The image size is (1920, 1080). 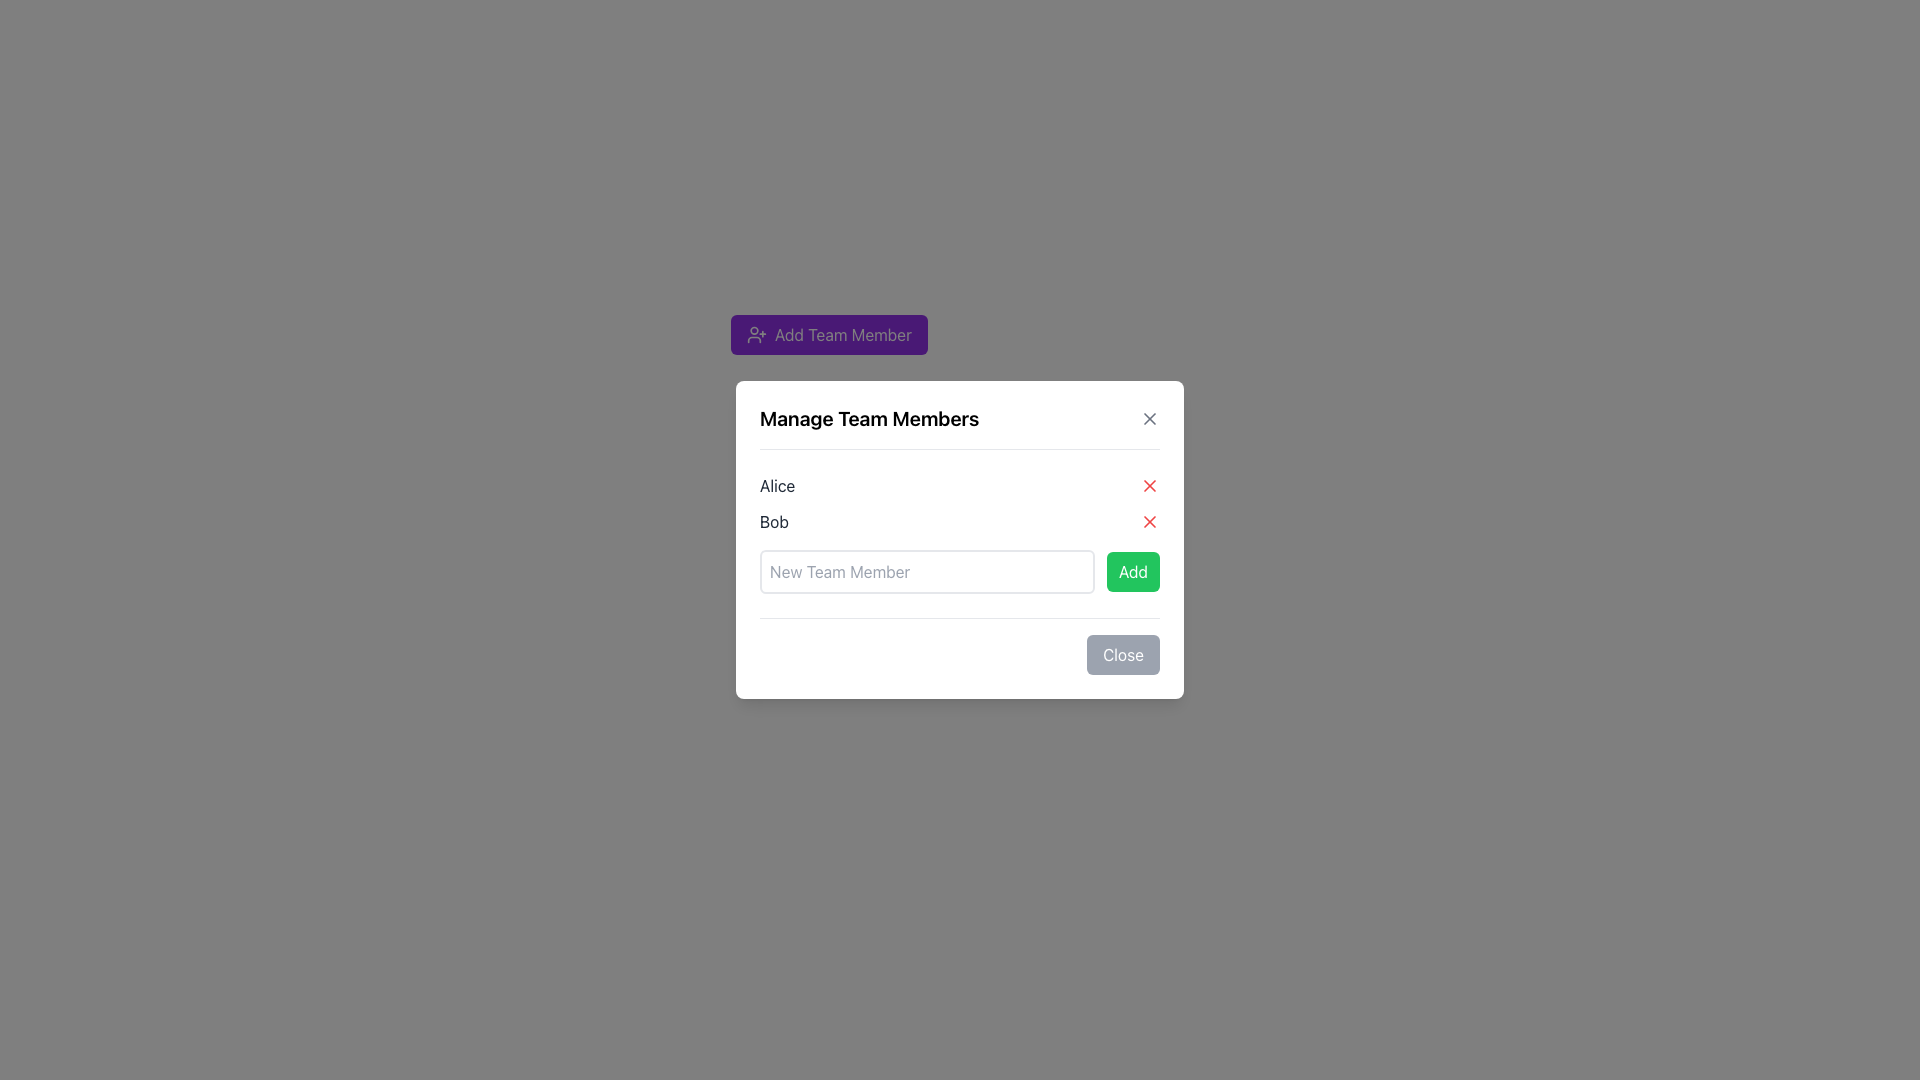 I want to click on the deletion button located to the right of the text 'Alice' in the 'Manage Team Members' section, so click(x=1150, y=486).